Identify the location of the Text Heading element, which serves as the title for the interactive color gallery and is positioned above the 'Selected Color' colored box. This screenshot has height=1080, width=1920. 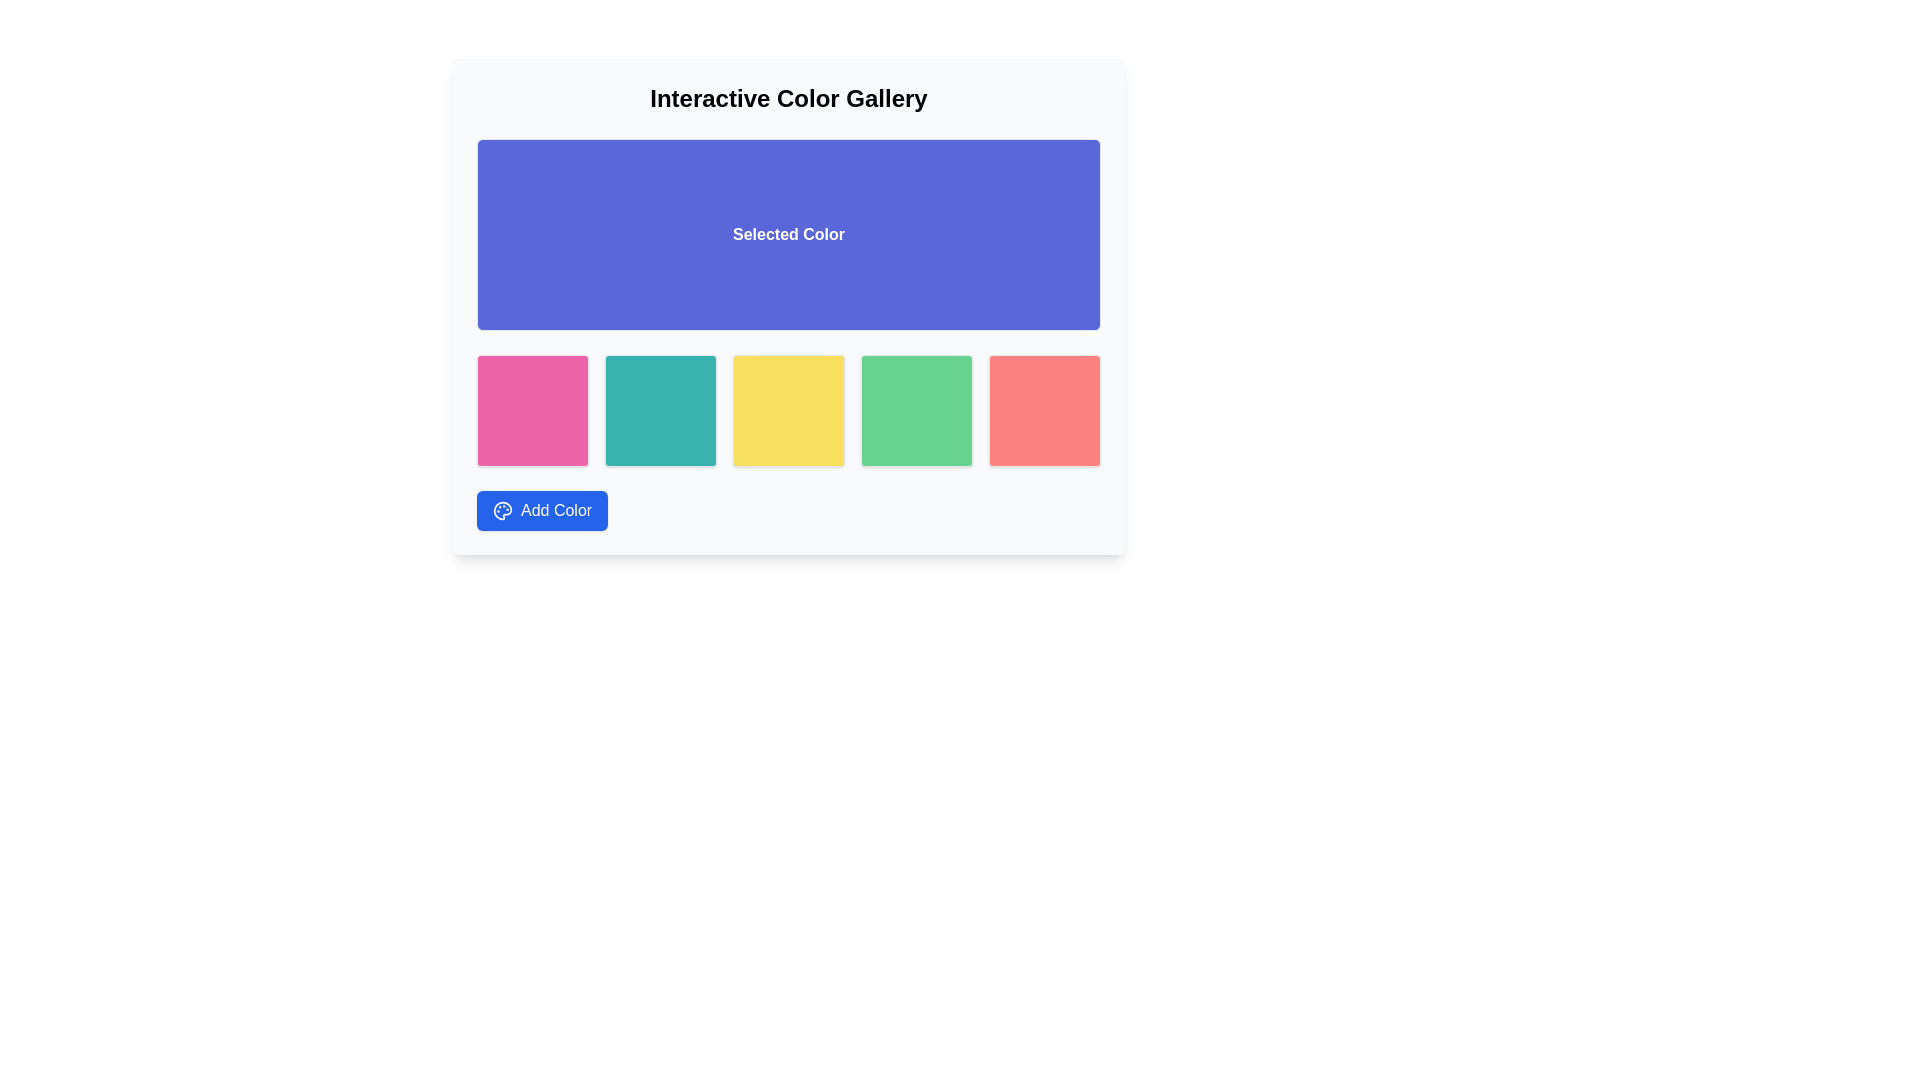
(787, 99).